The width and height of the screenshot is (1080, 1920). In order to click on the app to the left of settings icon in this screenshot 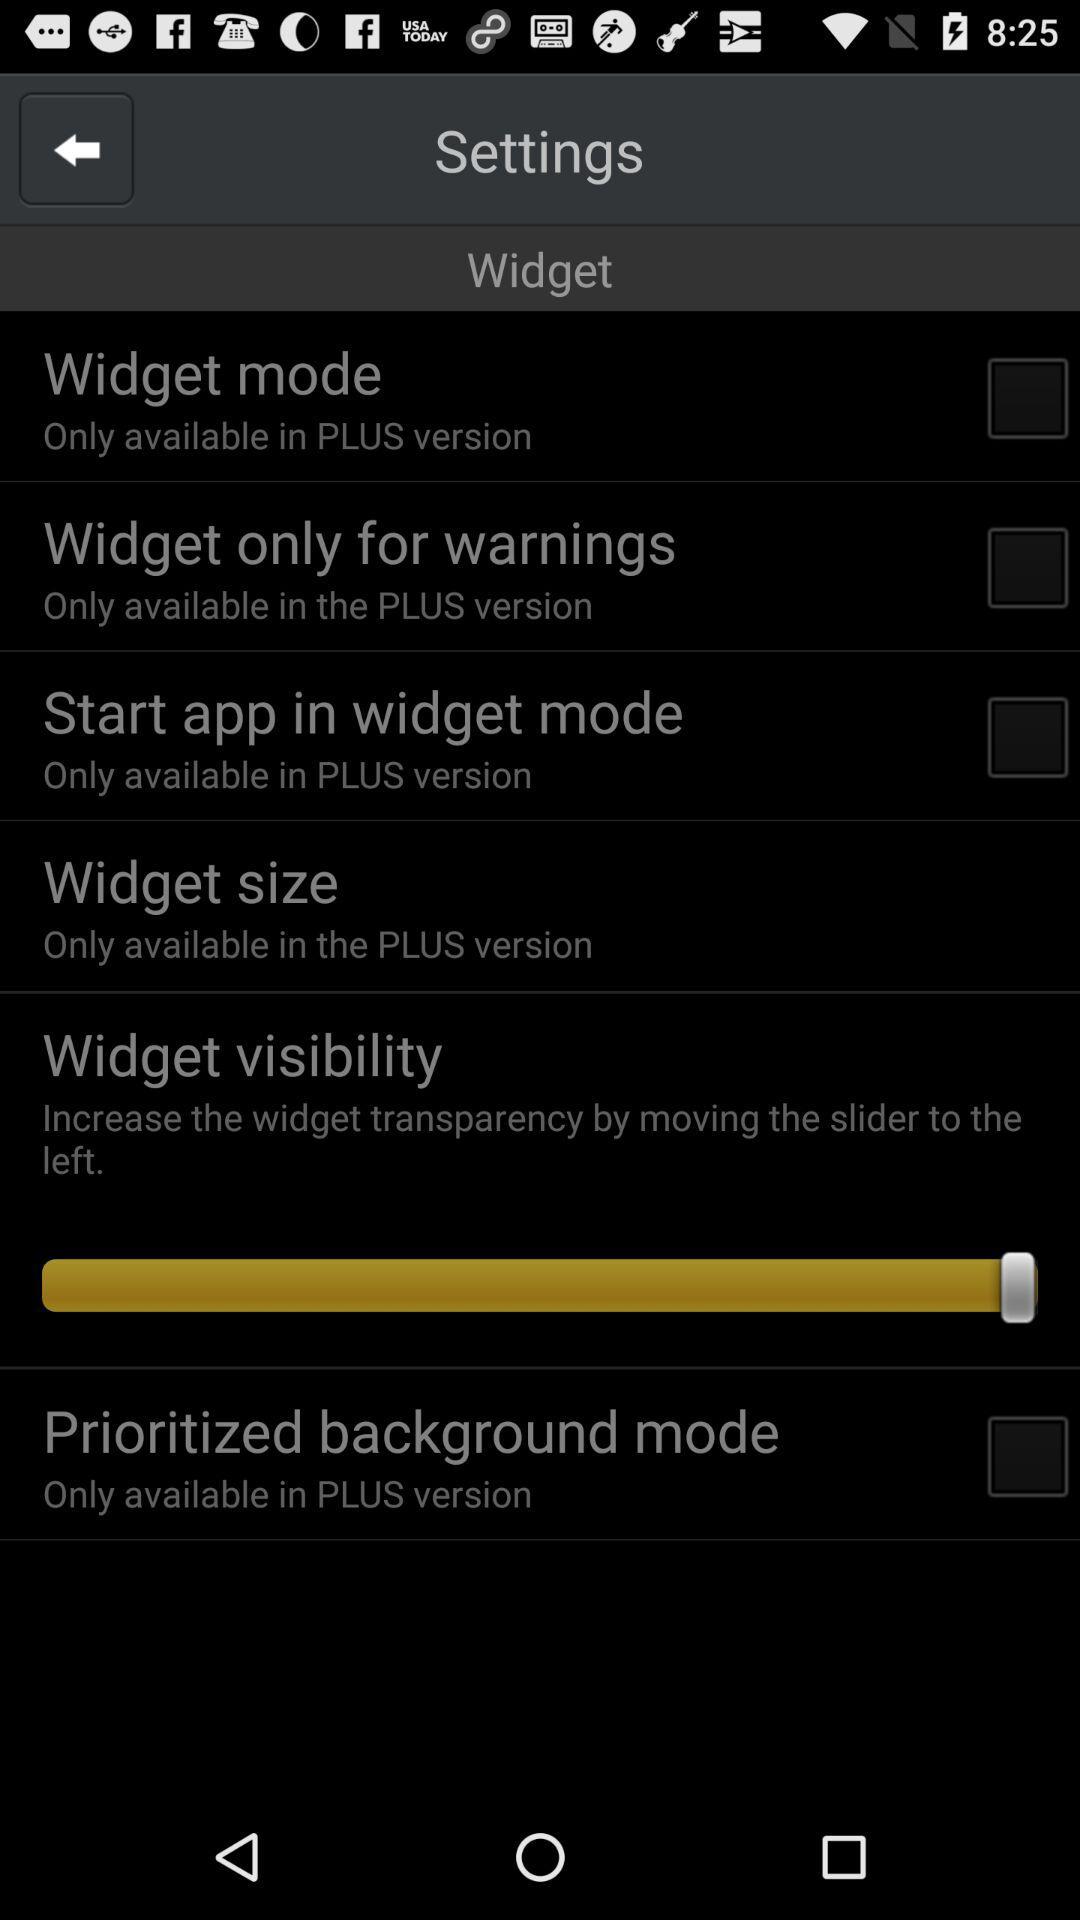, I will do `click(75, 148)`.